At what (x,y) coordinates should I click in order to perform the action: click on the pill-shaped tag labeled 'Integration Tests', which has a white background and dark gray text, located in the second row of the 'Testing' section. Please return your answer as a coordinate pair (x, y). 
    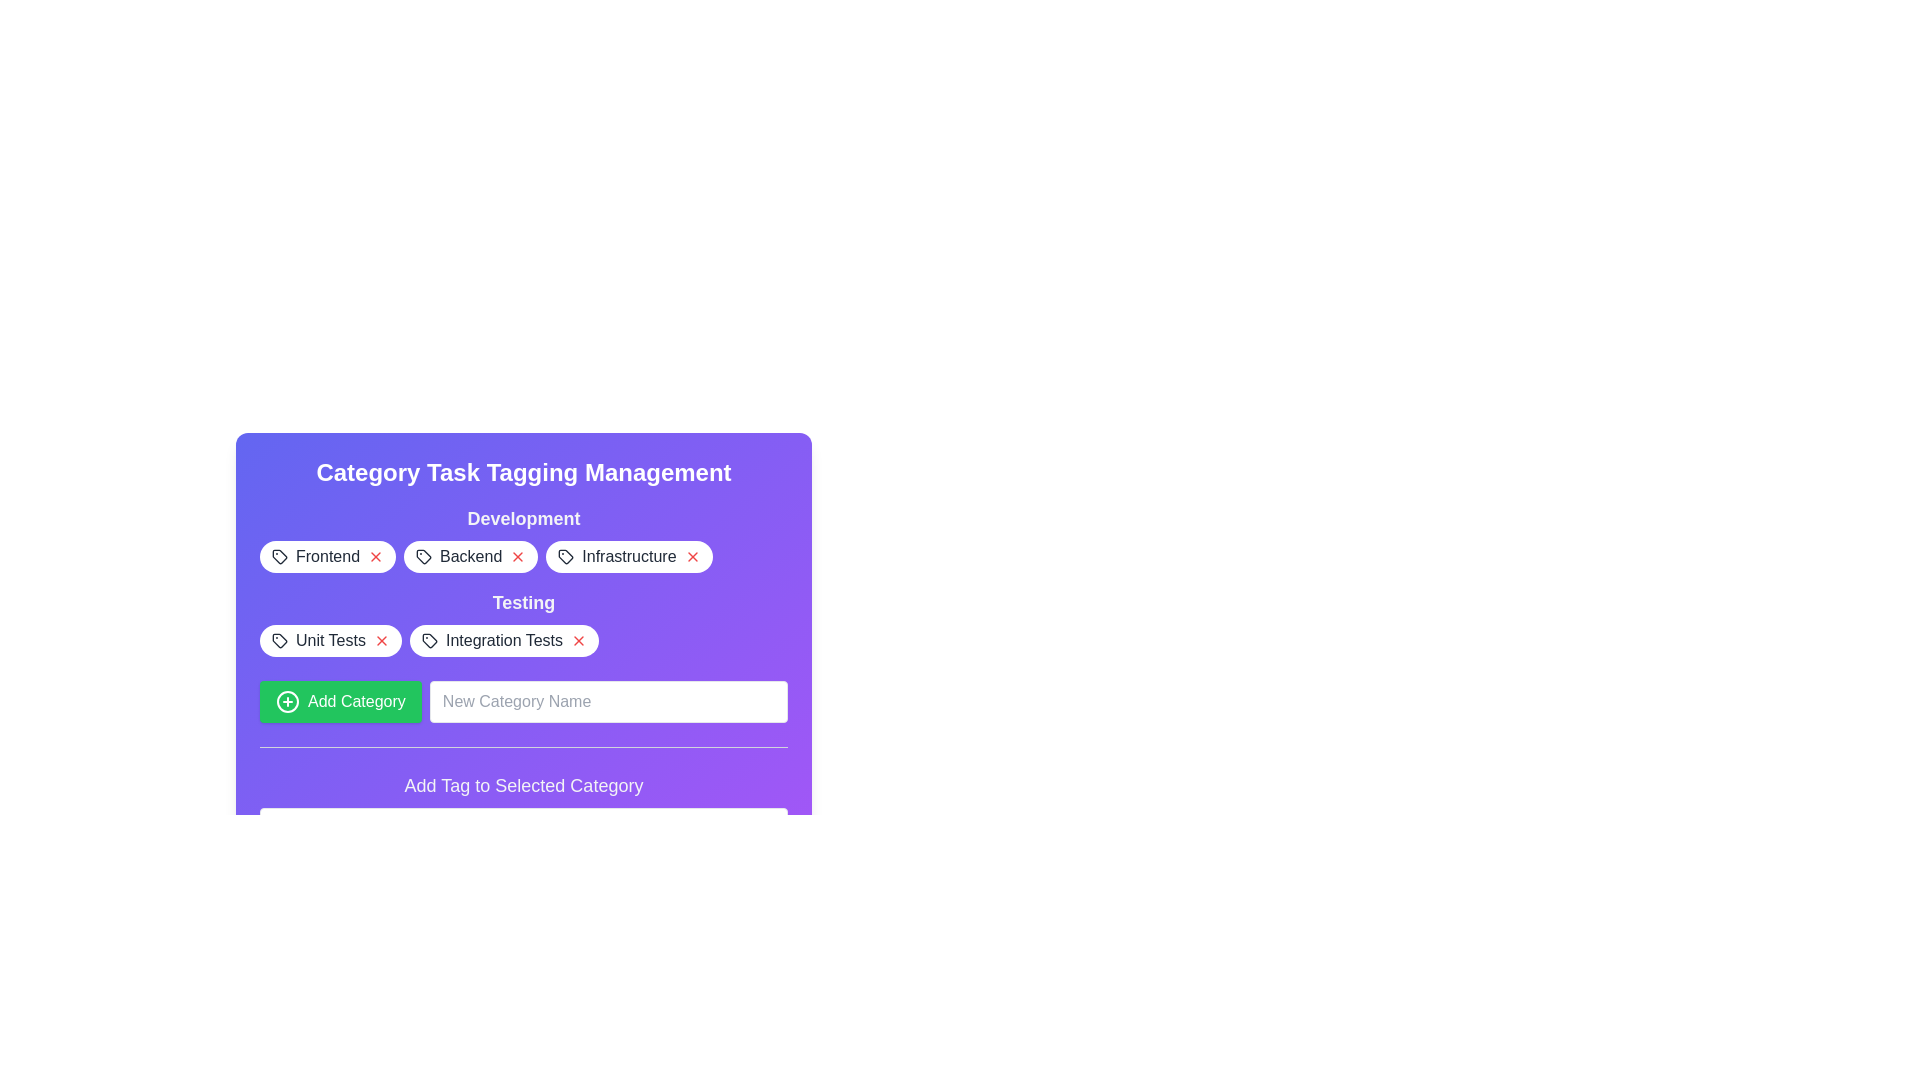
    Looking at the image, I should click on (504, 640).